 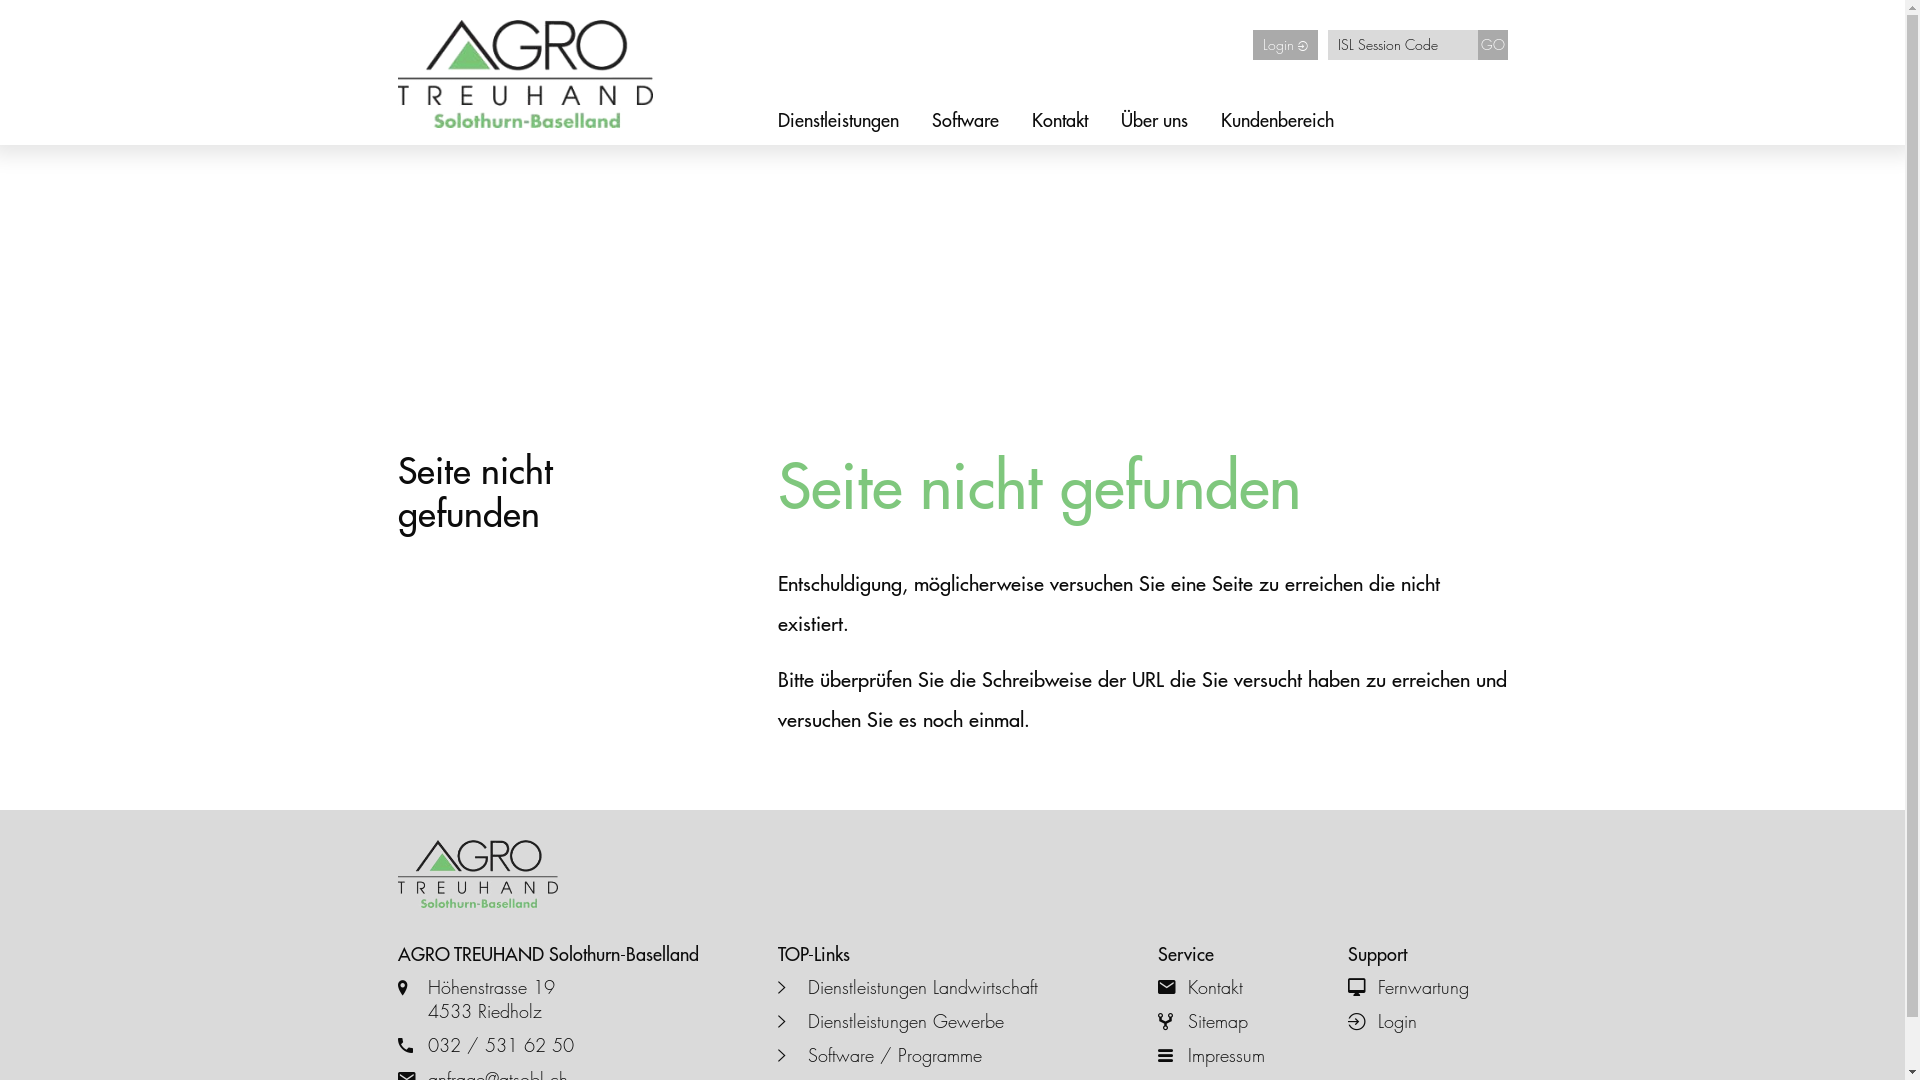 What do you see at coordinates (952, 1055) in the screenshot?
I see `'Software / Programme'` at bounding box center [952, 1055].